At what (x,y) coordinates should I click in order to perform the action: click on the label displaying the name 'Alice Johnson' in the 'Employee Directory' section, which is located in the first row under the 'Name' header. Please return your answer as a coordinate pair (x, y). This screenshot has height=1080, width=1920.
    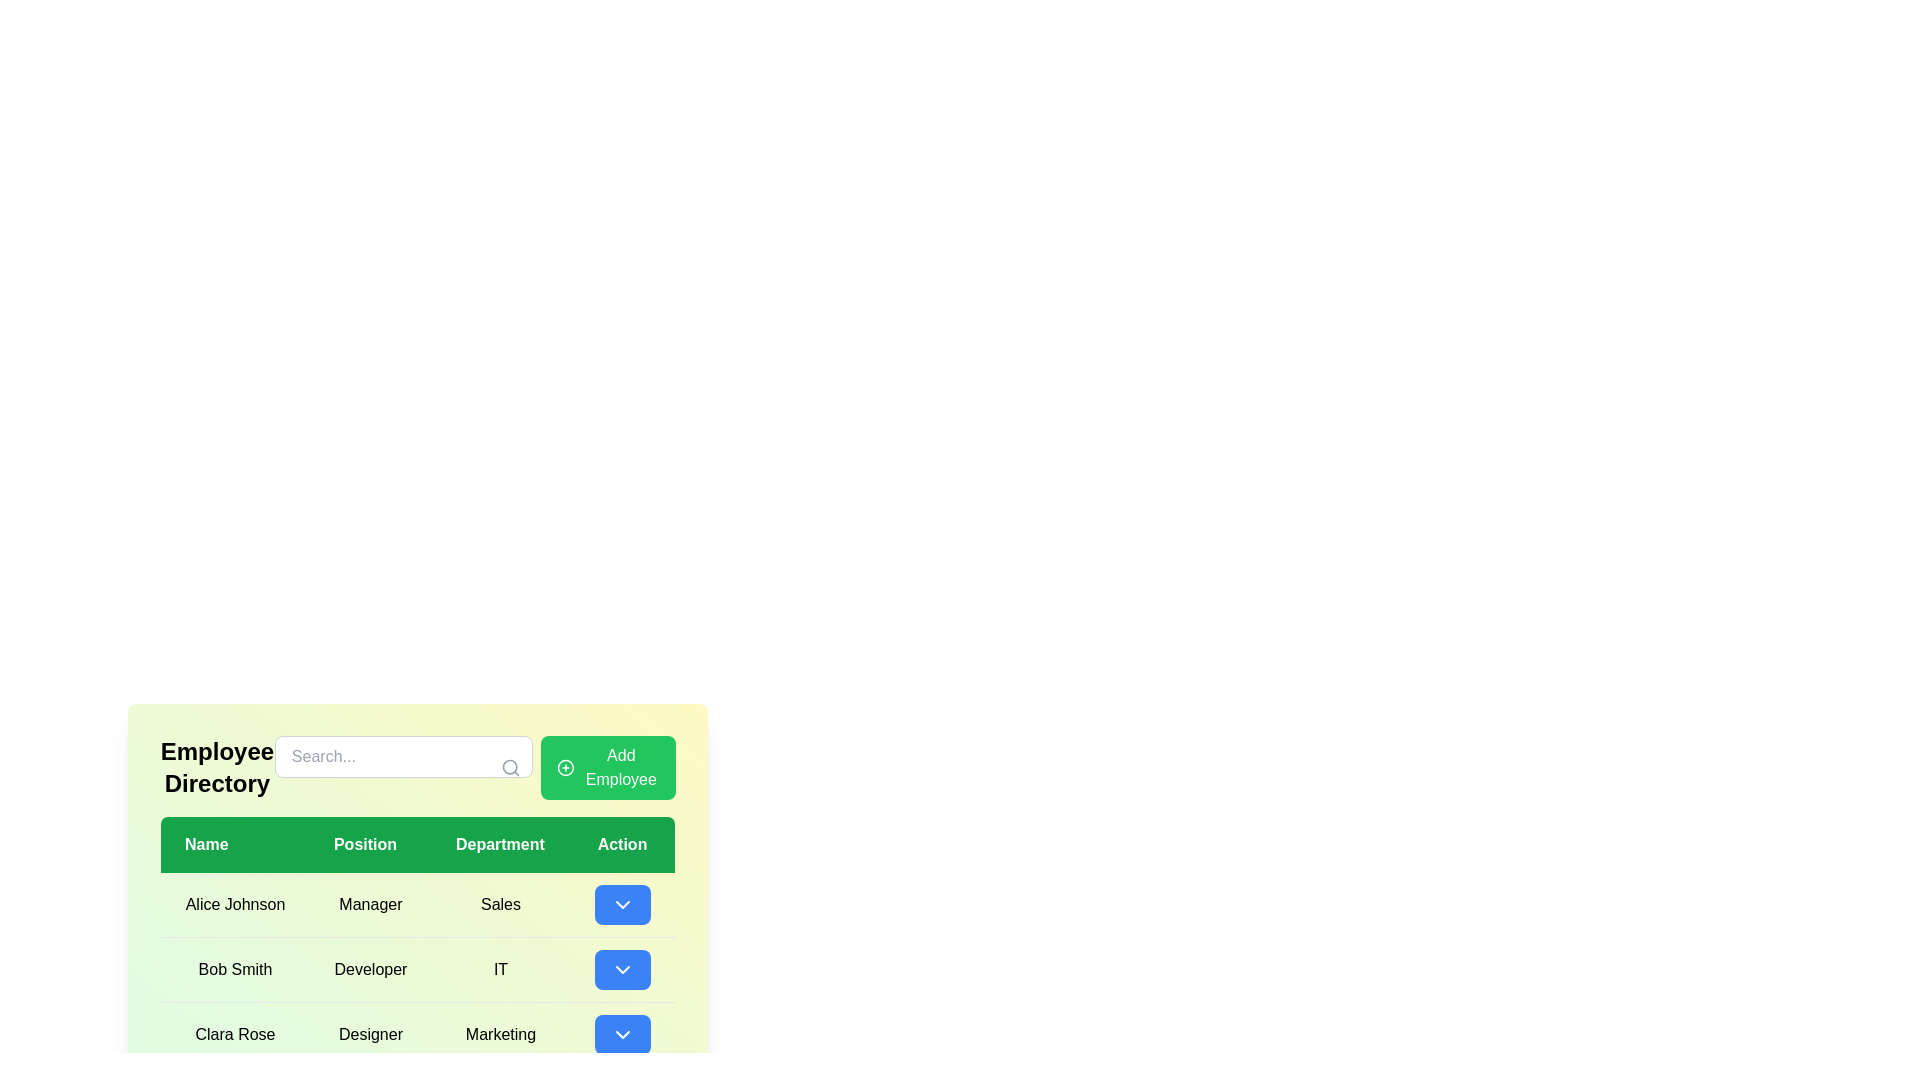
    Looking at the image, I should click on (235, 905).